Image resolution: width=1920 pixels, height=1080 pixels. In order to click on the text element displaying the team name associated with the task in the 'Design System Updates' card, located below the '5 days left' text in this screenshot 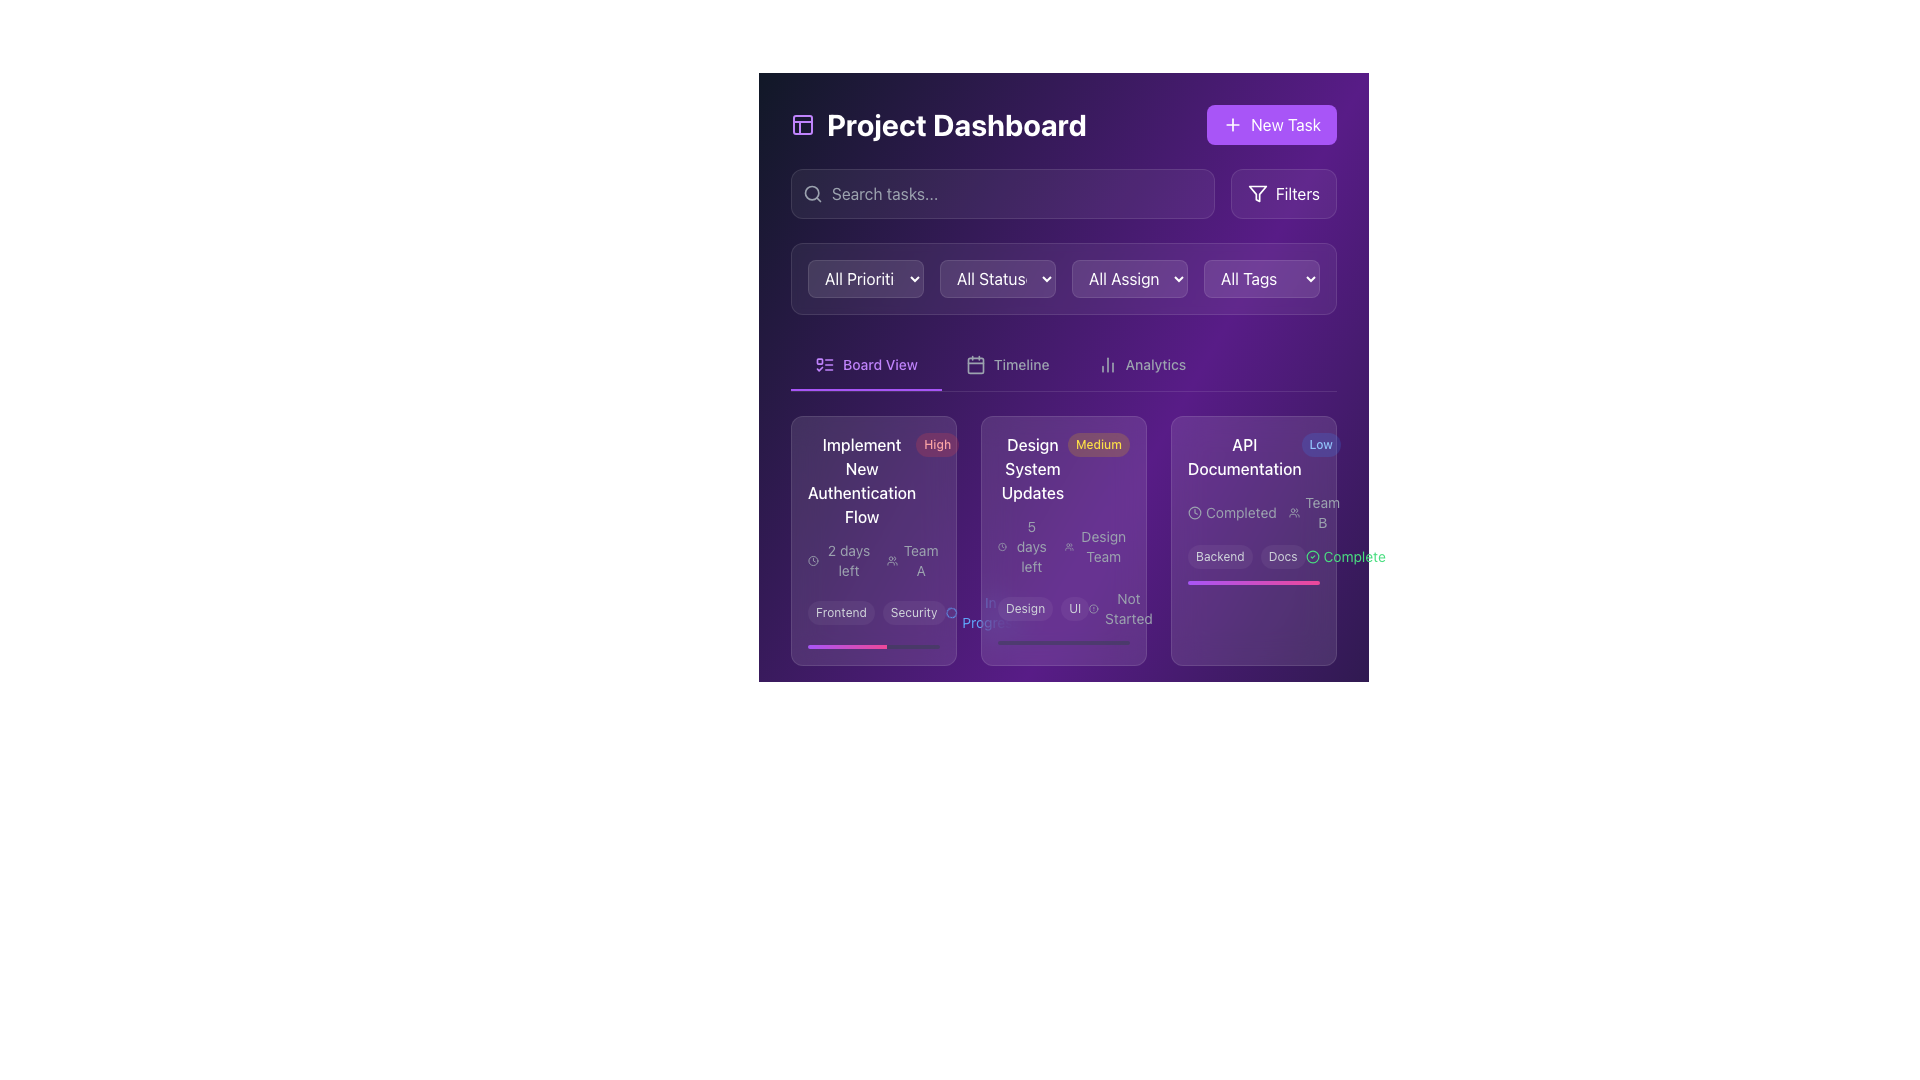, I will do `click(1096, 547)`.